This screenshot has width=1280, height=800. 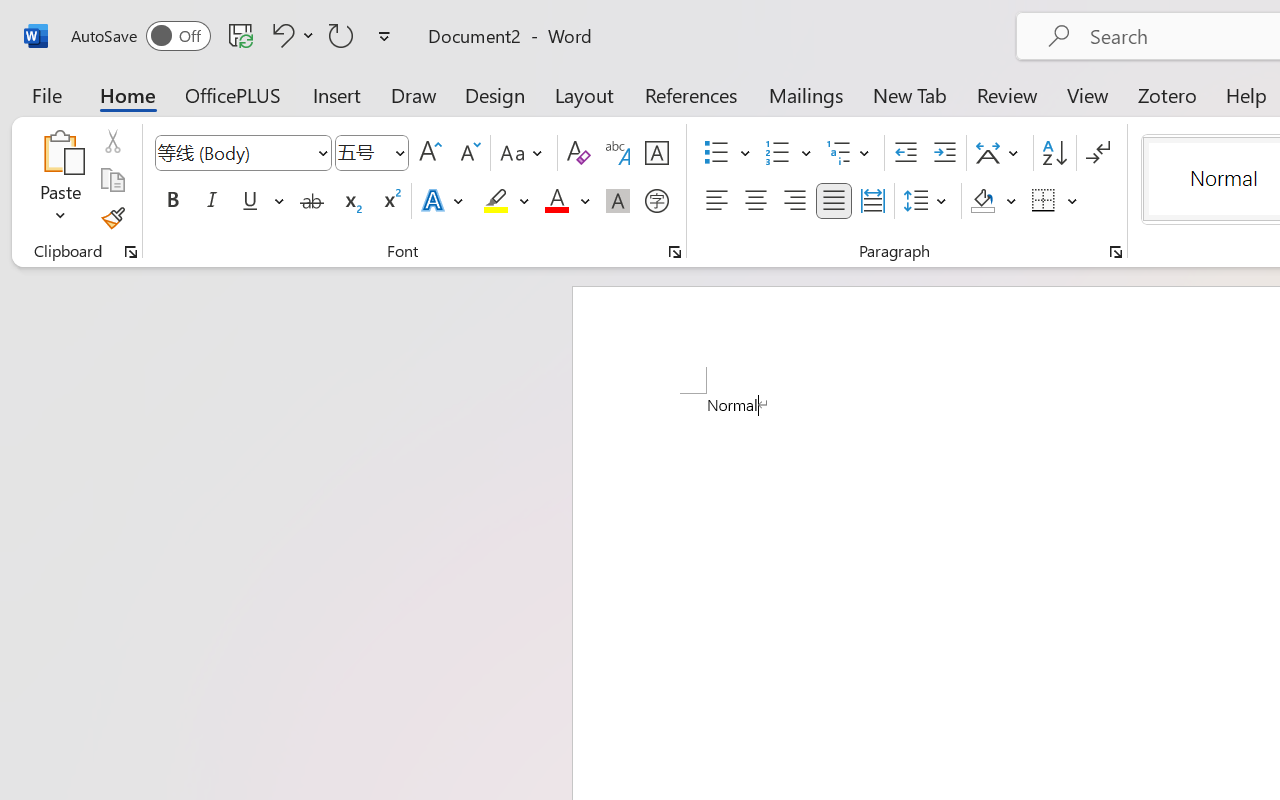 I want to click on 'AutoSave', so click(x=139, y=35).